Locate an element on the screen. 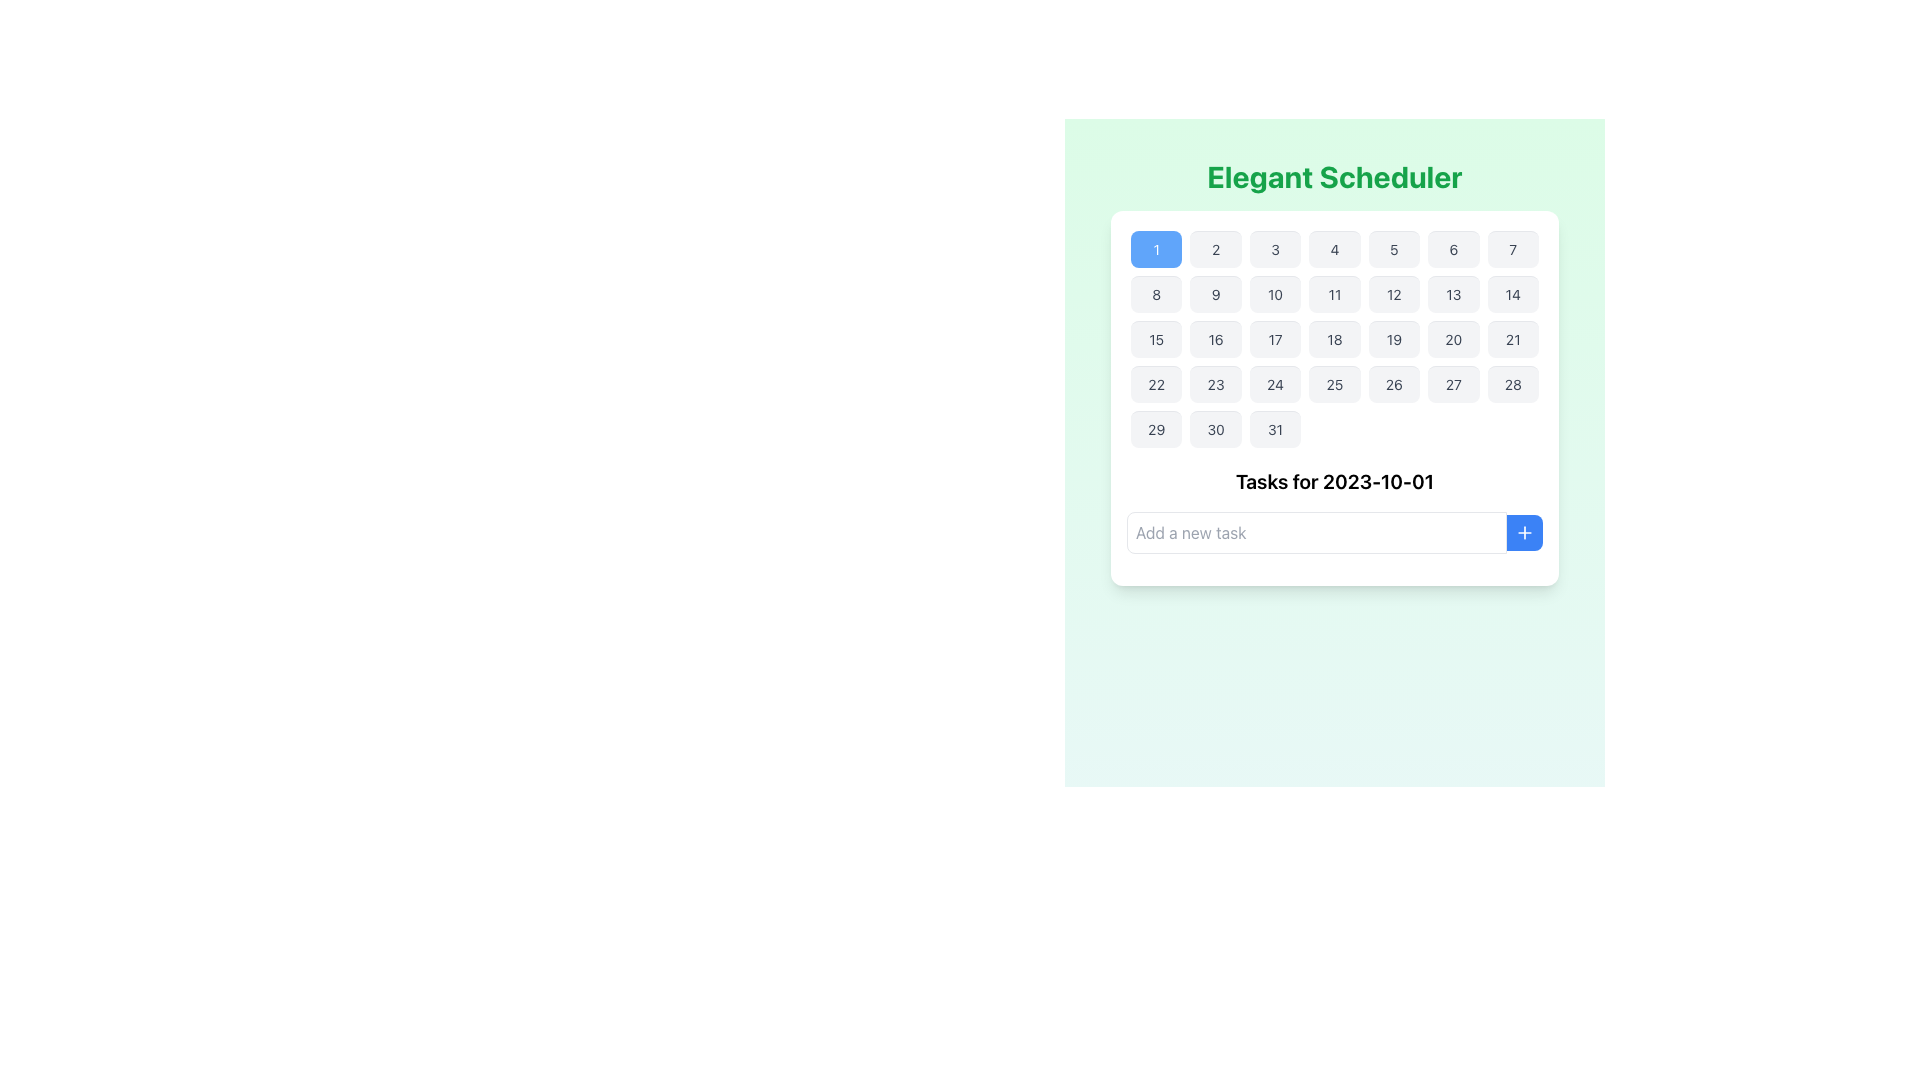  the calendar date button displaying '27' is located at coordinates (1453, 384).